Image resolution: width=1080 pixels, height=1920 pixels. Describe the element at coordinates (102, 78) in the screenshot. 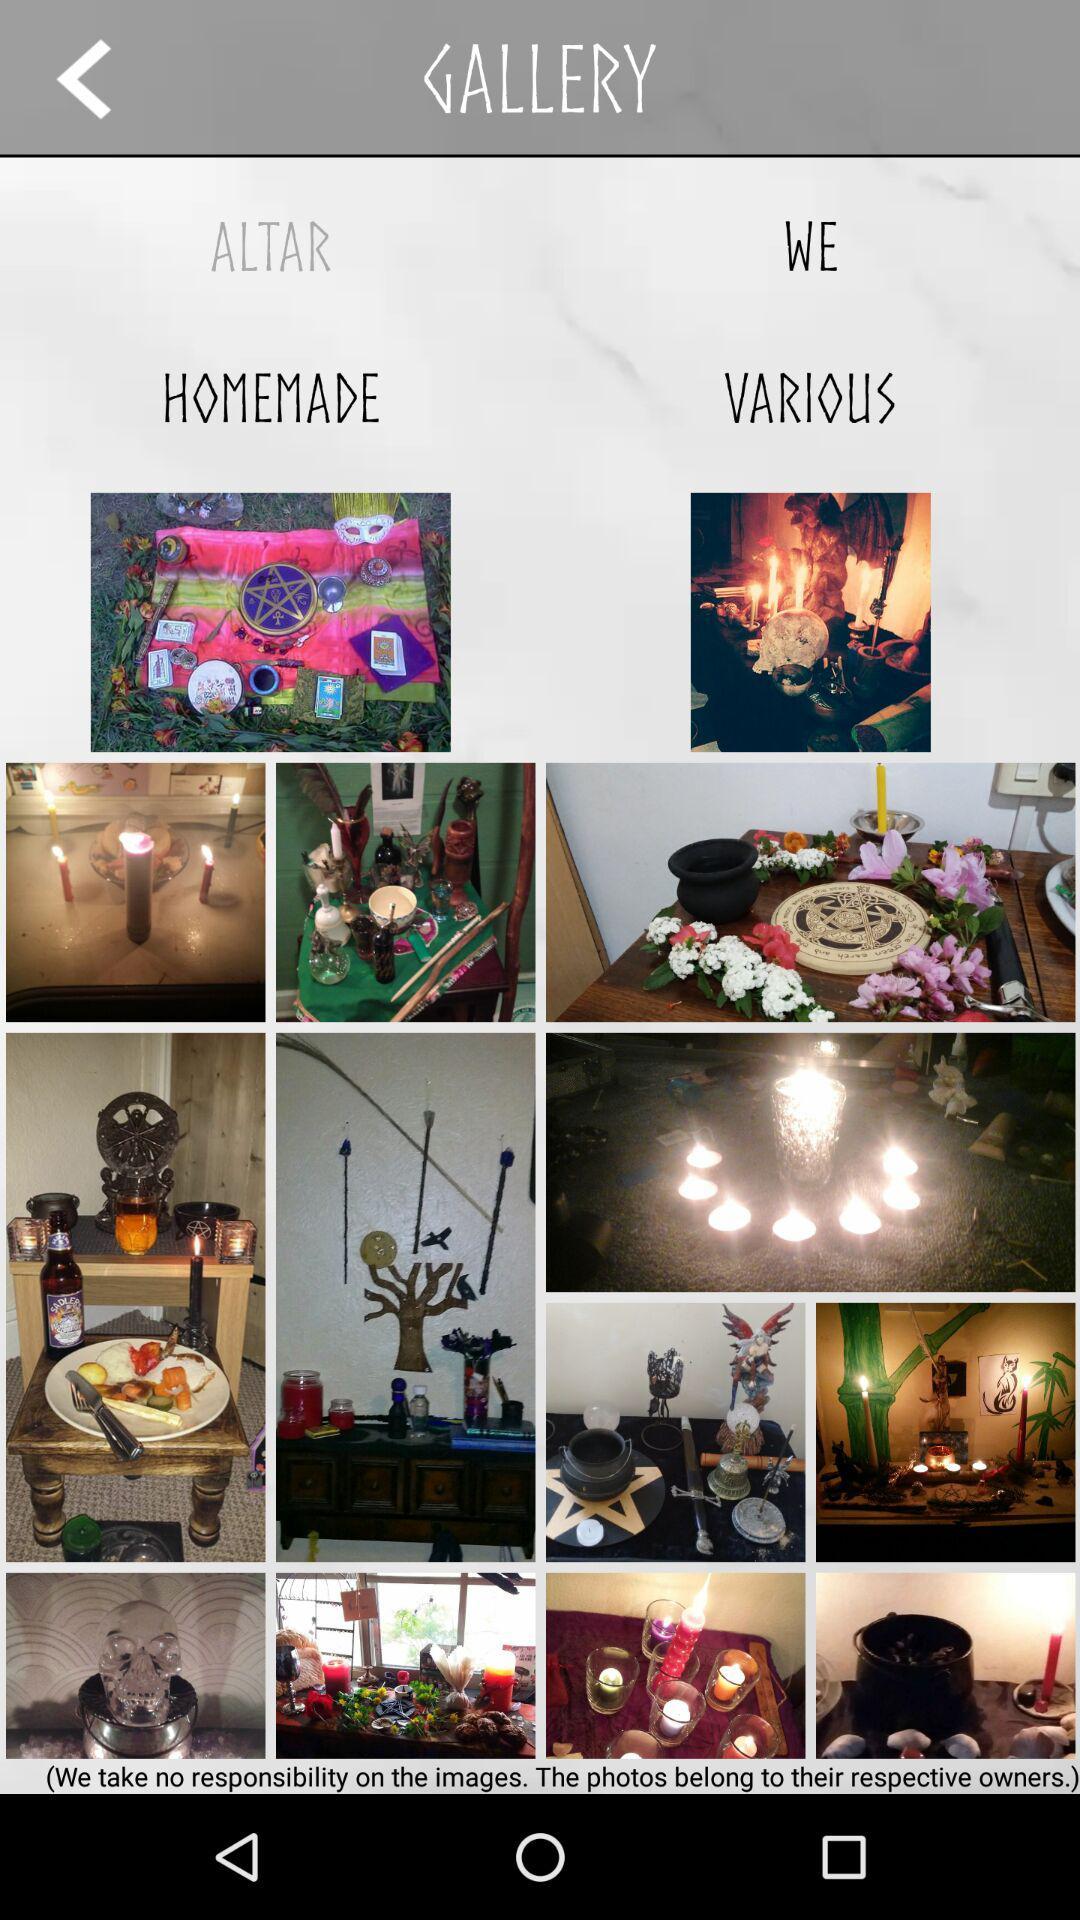

I see `go back` at that location.